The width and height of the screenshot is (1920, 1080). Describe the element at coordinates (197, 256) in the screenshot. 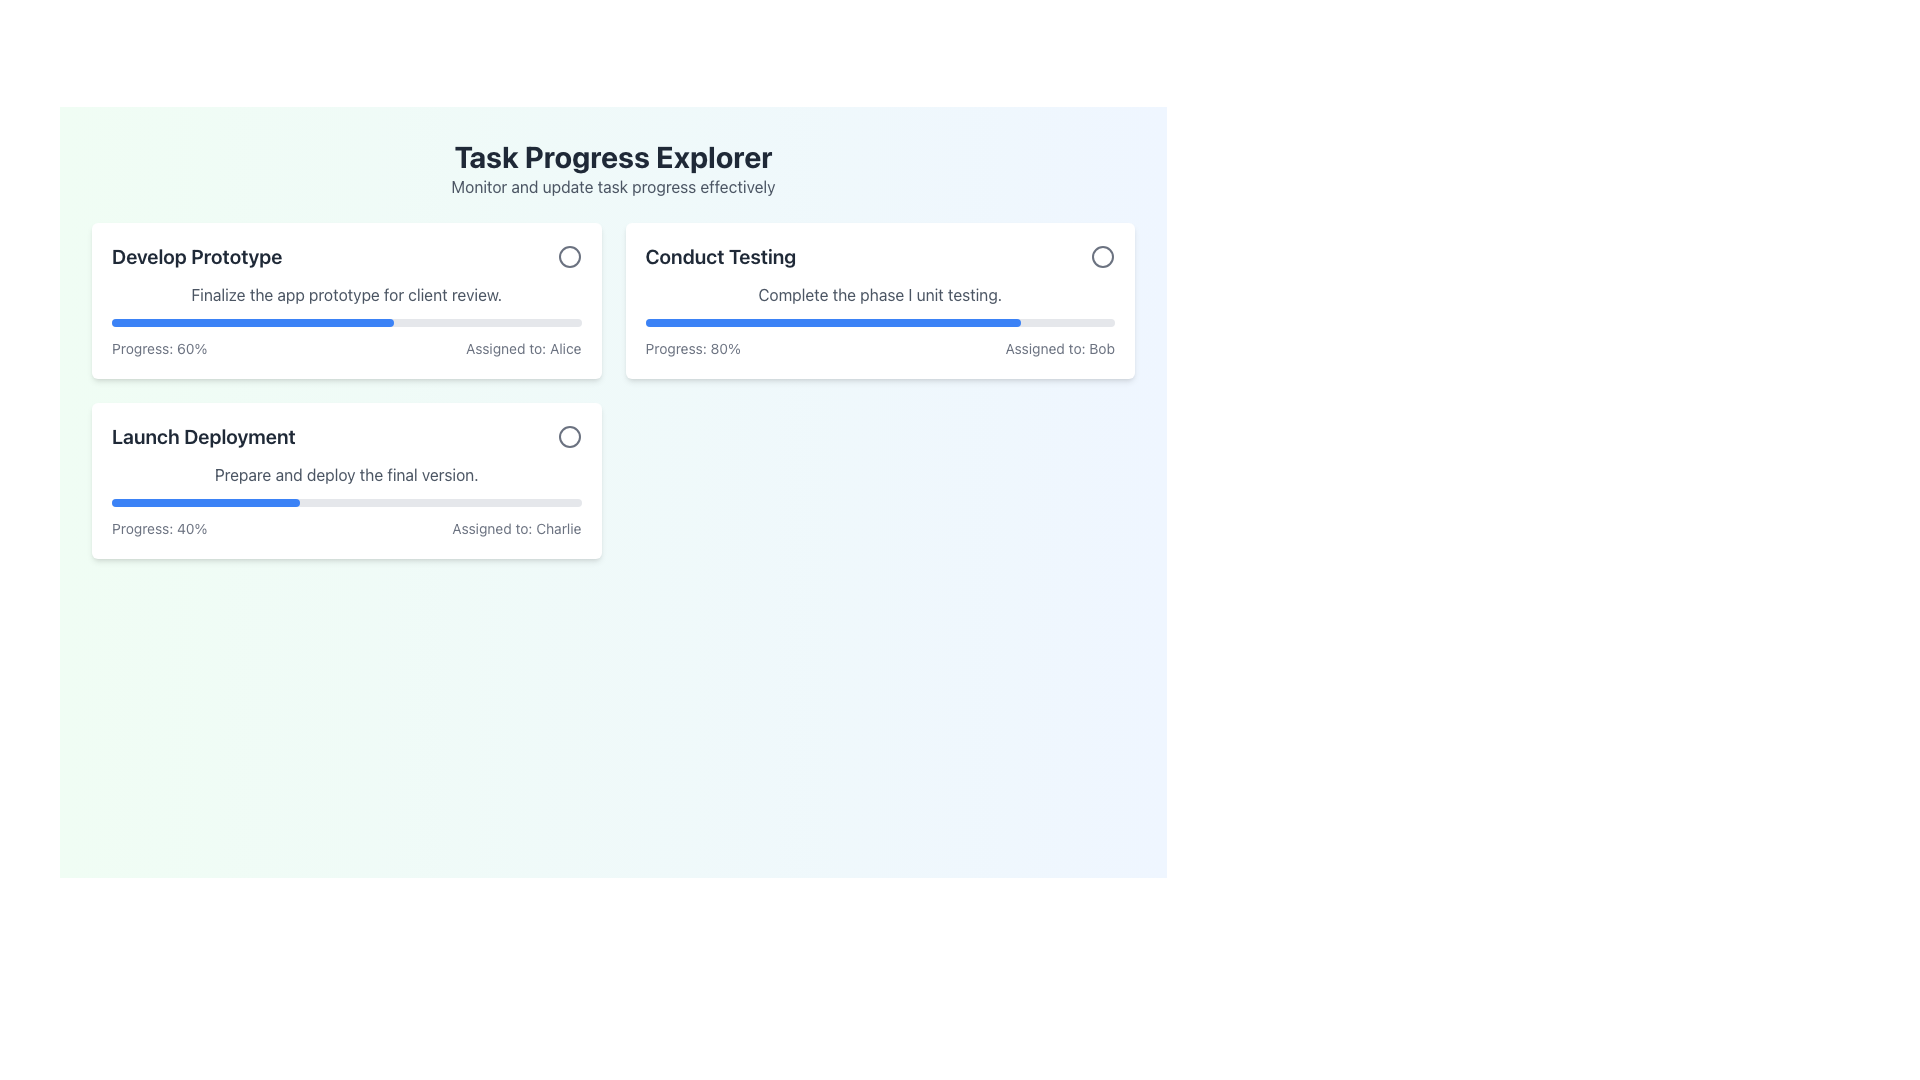

I see `the text label that reads 'Develop Prototype', styled with a larger font size, bold weight, and dark gray color, located at the top-left of its card` at that location.